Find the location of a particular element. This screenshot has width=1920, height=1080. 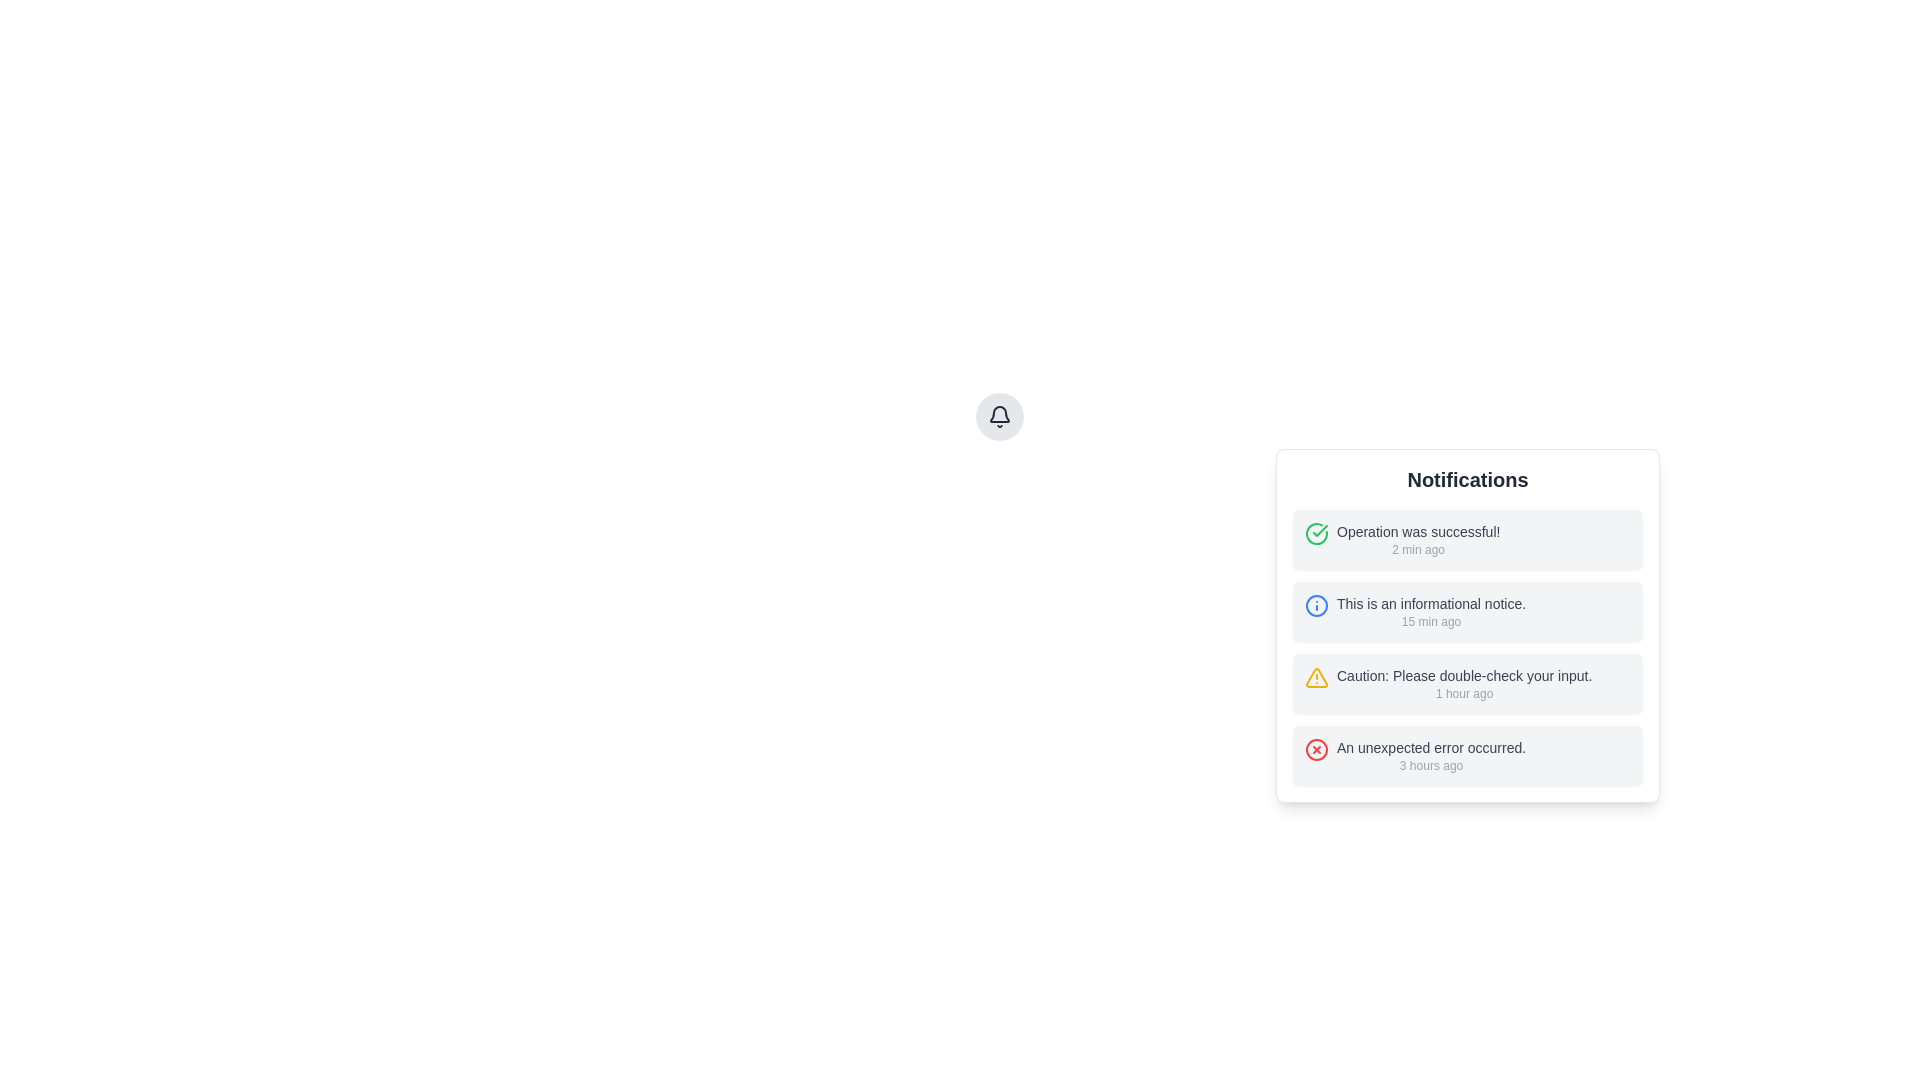

the notification text label that states 'Operation was successful!' which is positioned in the top section of the notification panel, preceded by a green checkmark icon is located at coordinates (1417, 540).